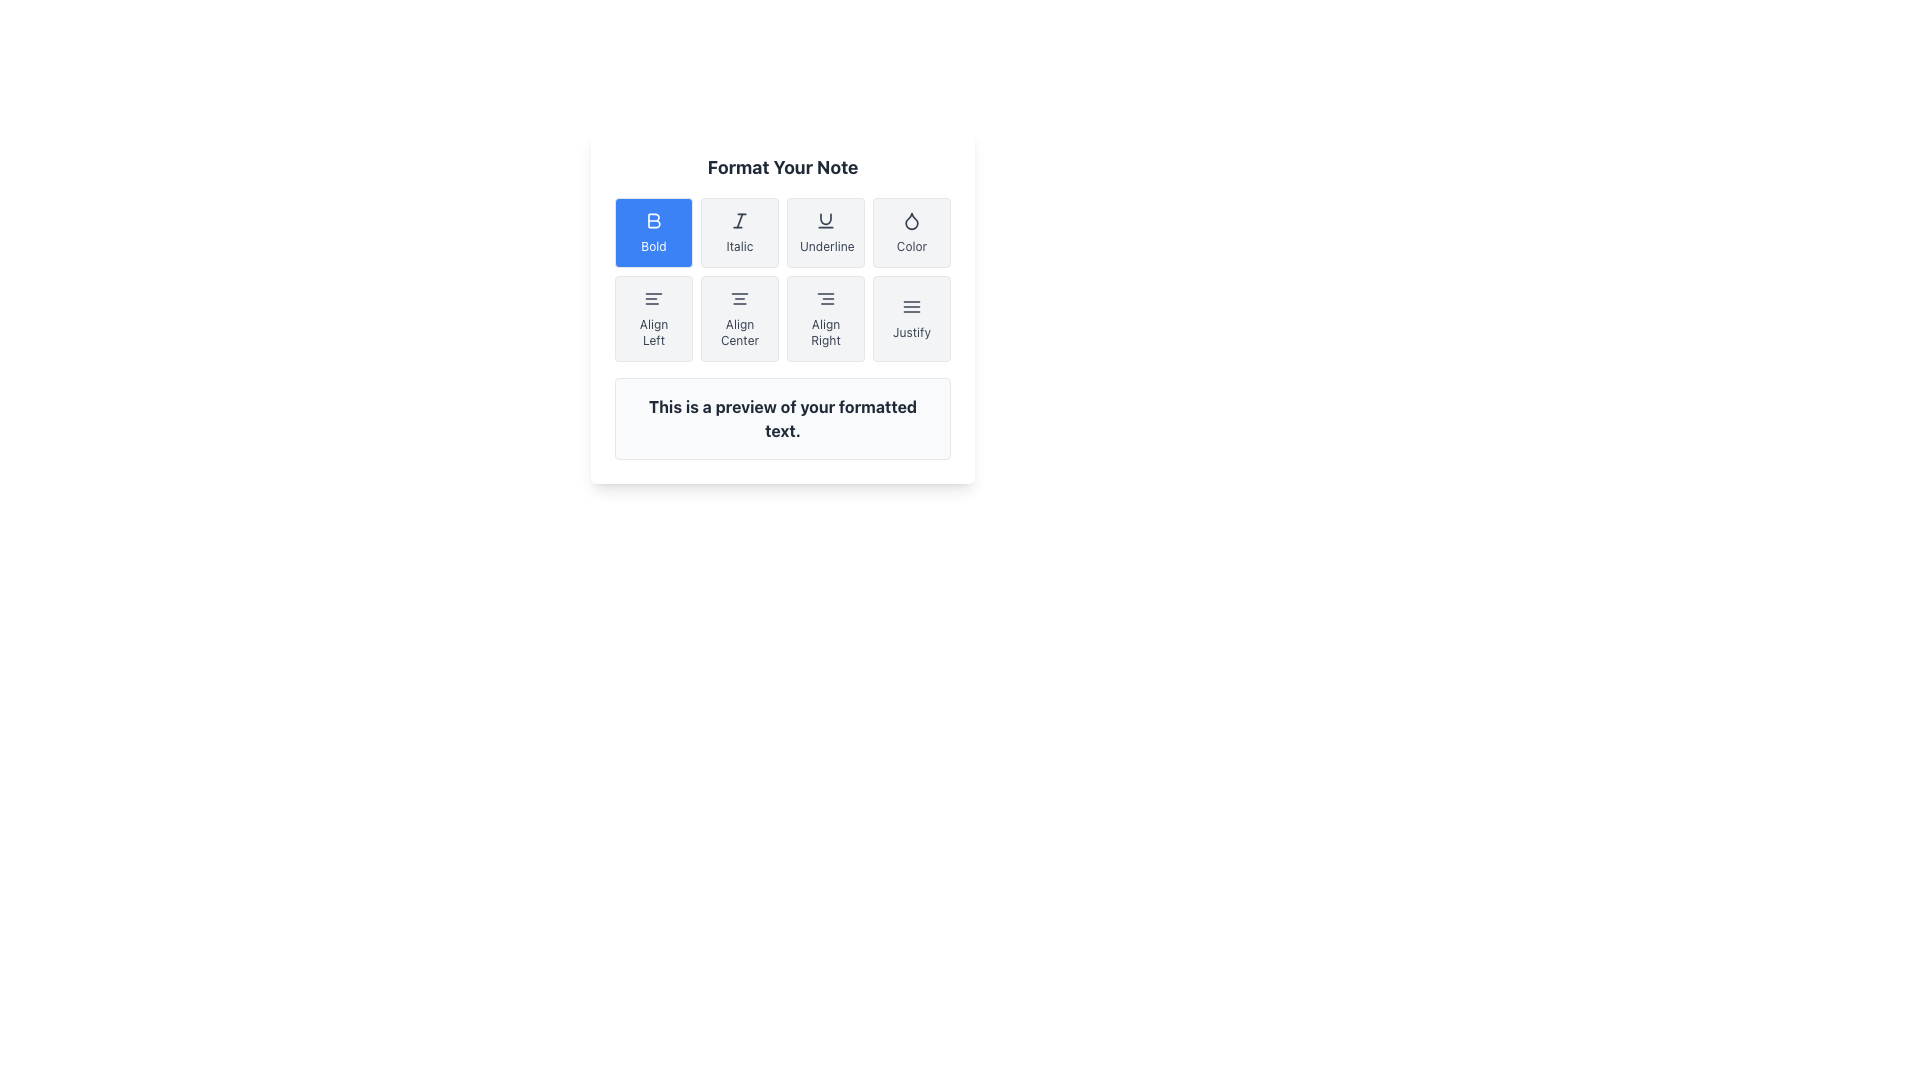 Image resolution: width=1920 pixels, height=1080 pixels. I want to click on the text label displaying 'Justify', which is styled in a small, muted font and located below the corresponding justify icon in the 'Format Your Note' section, so click(911, 331).